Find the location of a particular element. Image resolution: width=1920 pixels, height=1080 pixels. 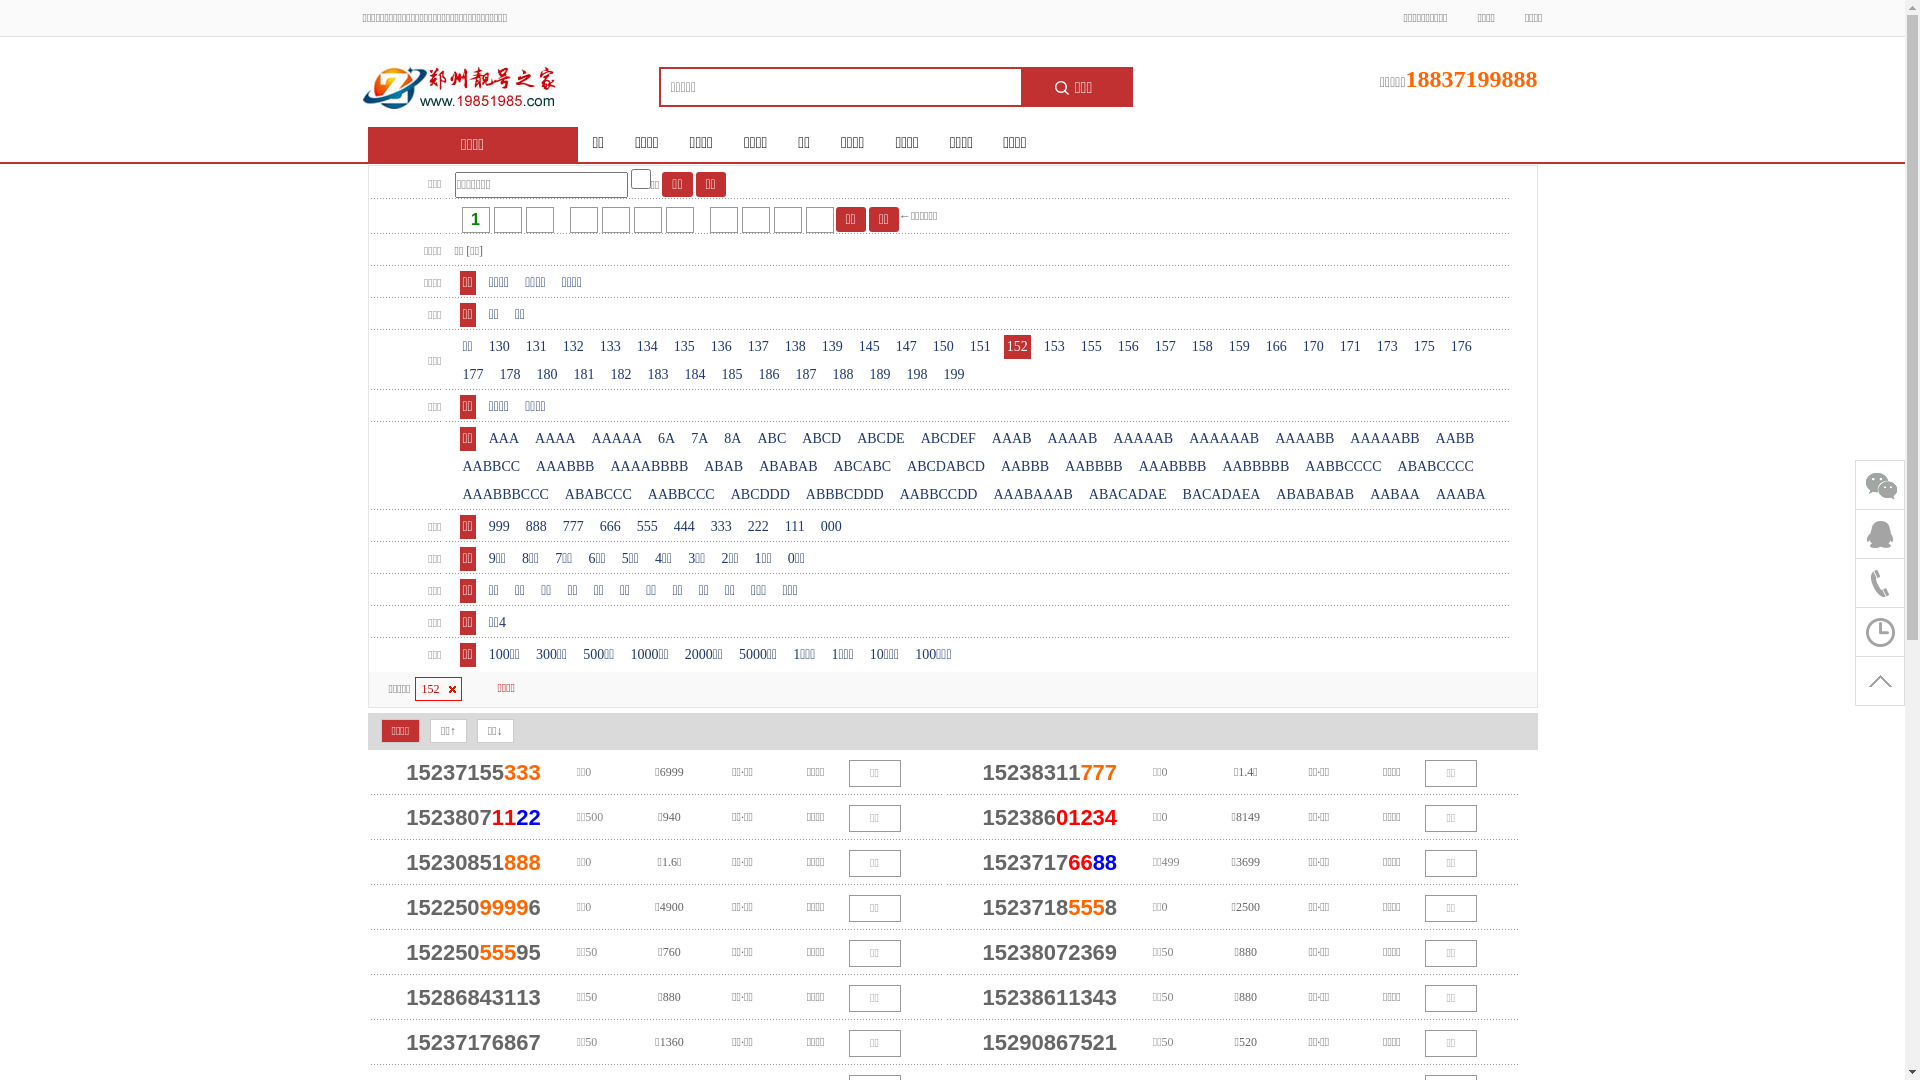

'ABAB' is located at coordinates (700, 466).